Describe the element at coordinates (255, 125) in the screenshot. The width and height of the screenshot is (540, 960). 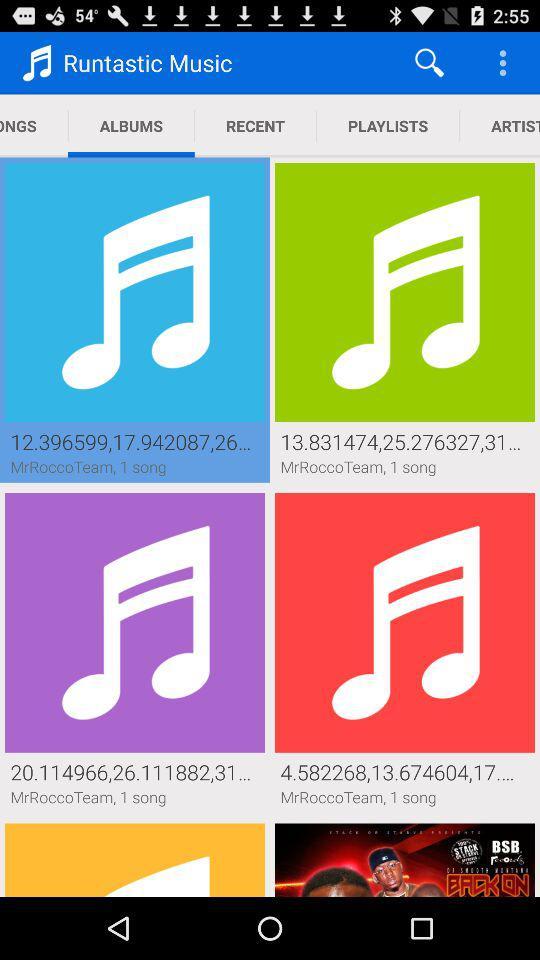
I see `the item to the left of playlists item` at that location.